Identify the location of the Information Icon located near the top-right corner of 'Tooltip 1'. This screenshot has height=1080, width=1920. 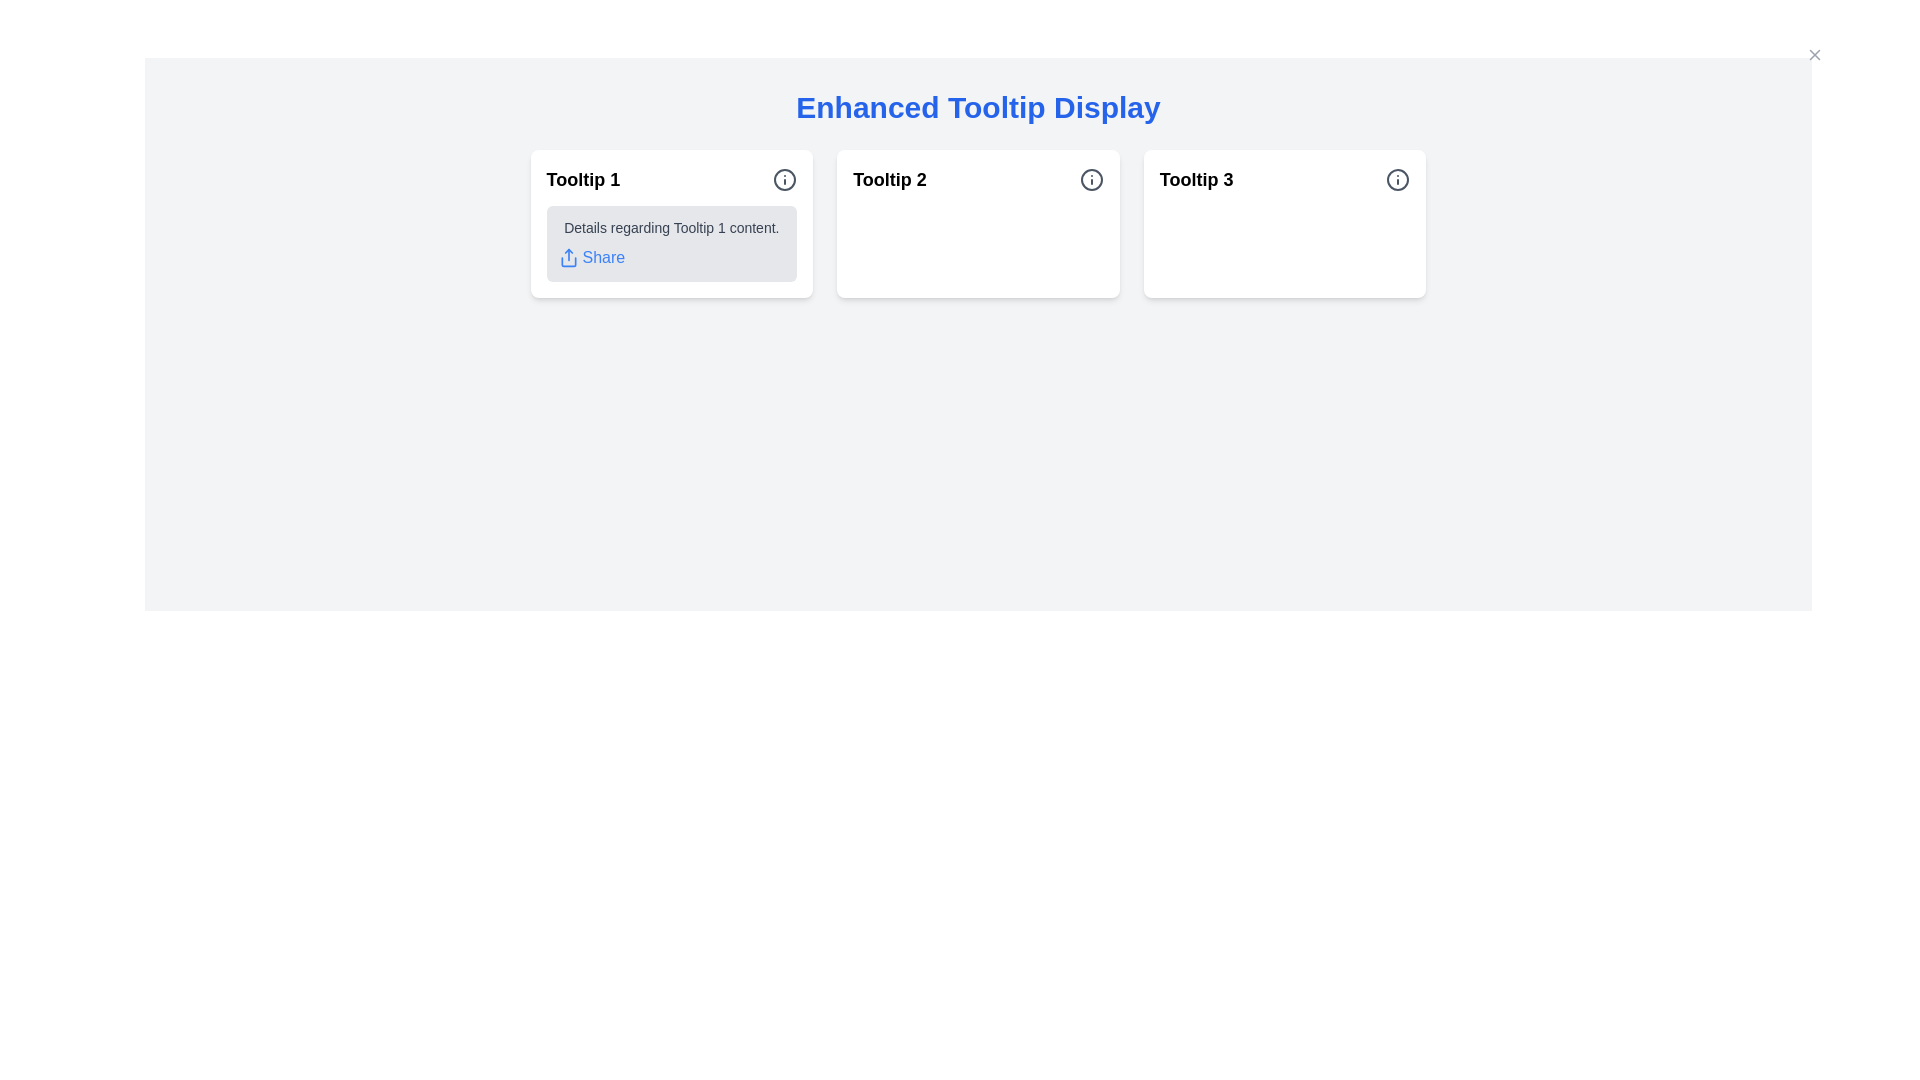
(784, 180).